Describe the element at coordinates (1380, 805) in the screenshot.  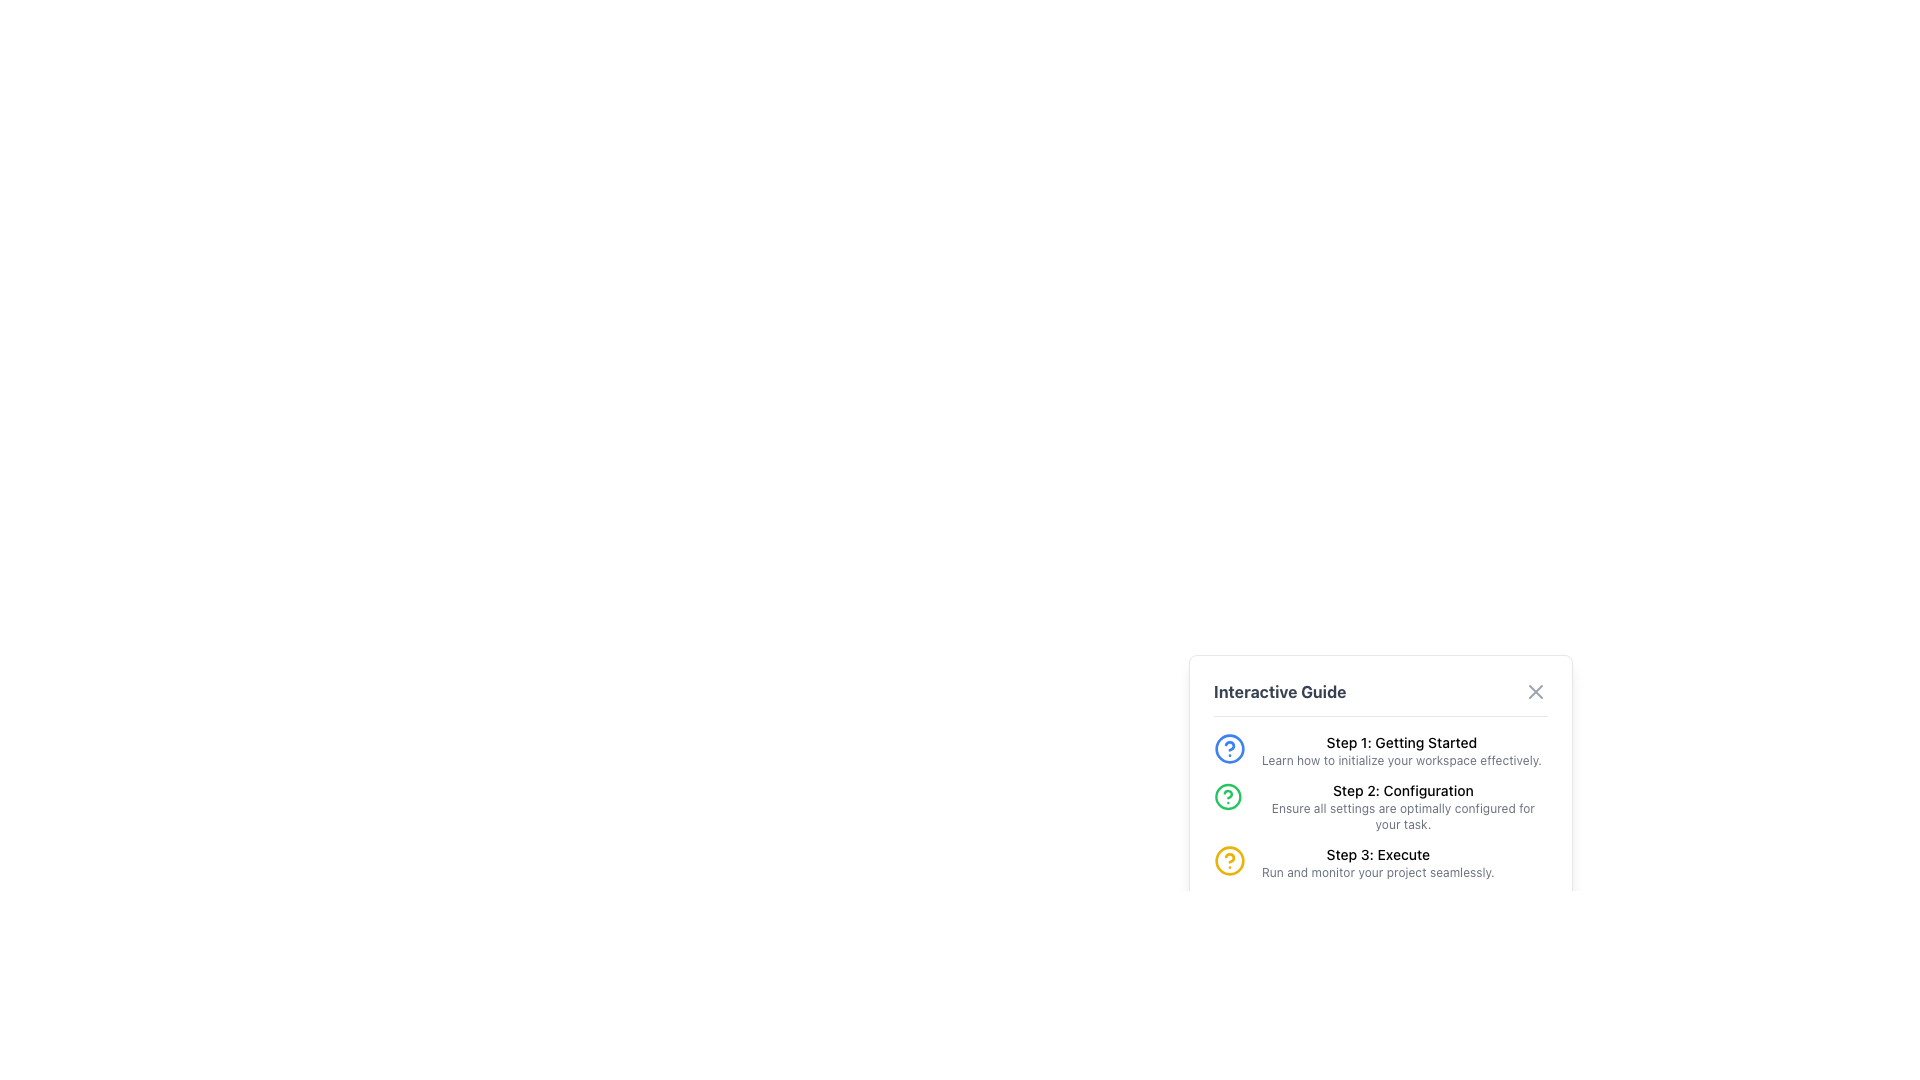
I see `the Informative Section titled 'Step 2: Configuration' which contains a description about optimal settings and a green question mark icon` at that location.